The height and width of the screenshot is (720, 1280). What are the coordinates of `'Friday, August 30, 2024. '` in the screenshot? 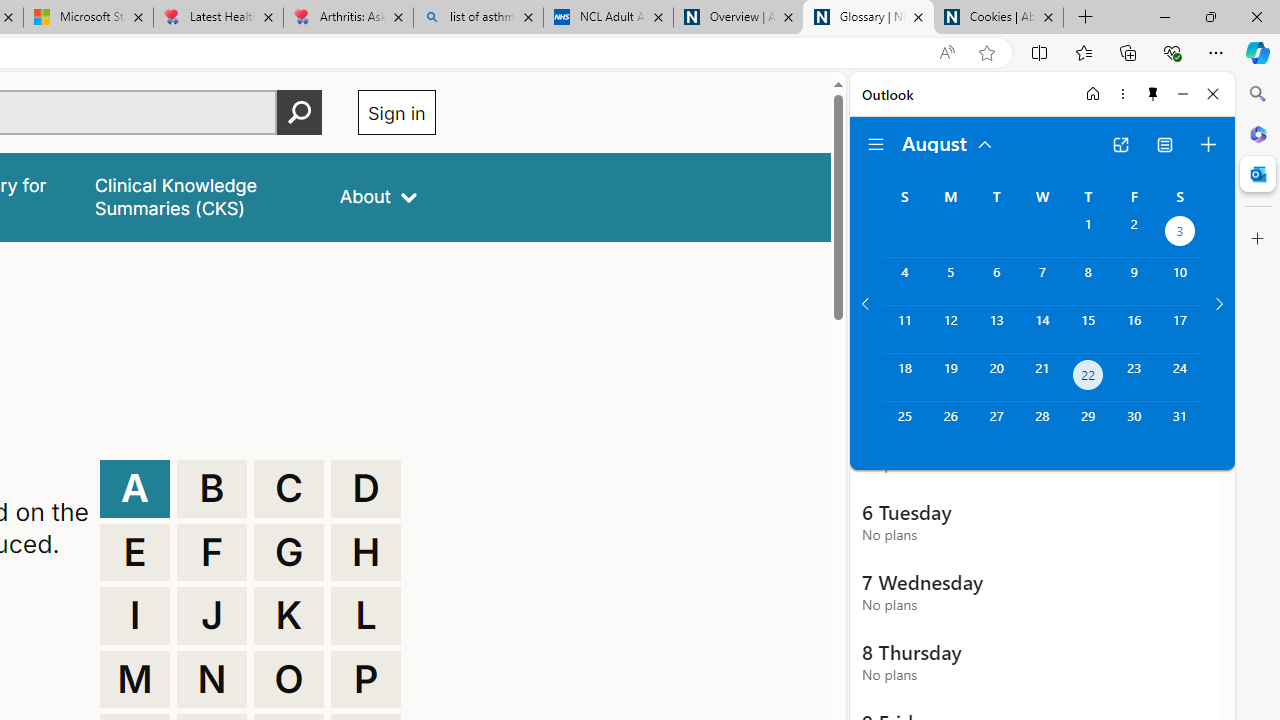 It's located at (1134, 424).